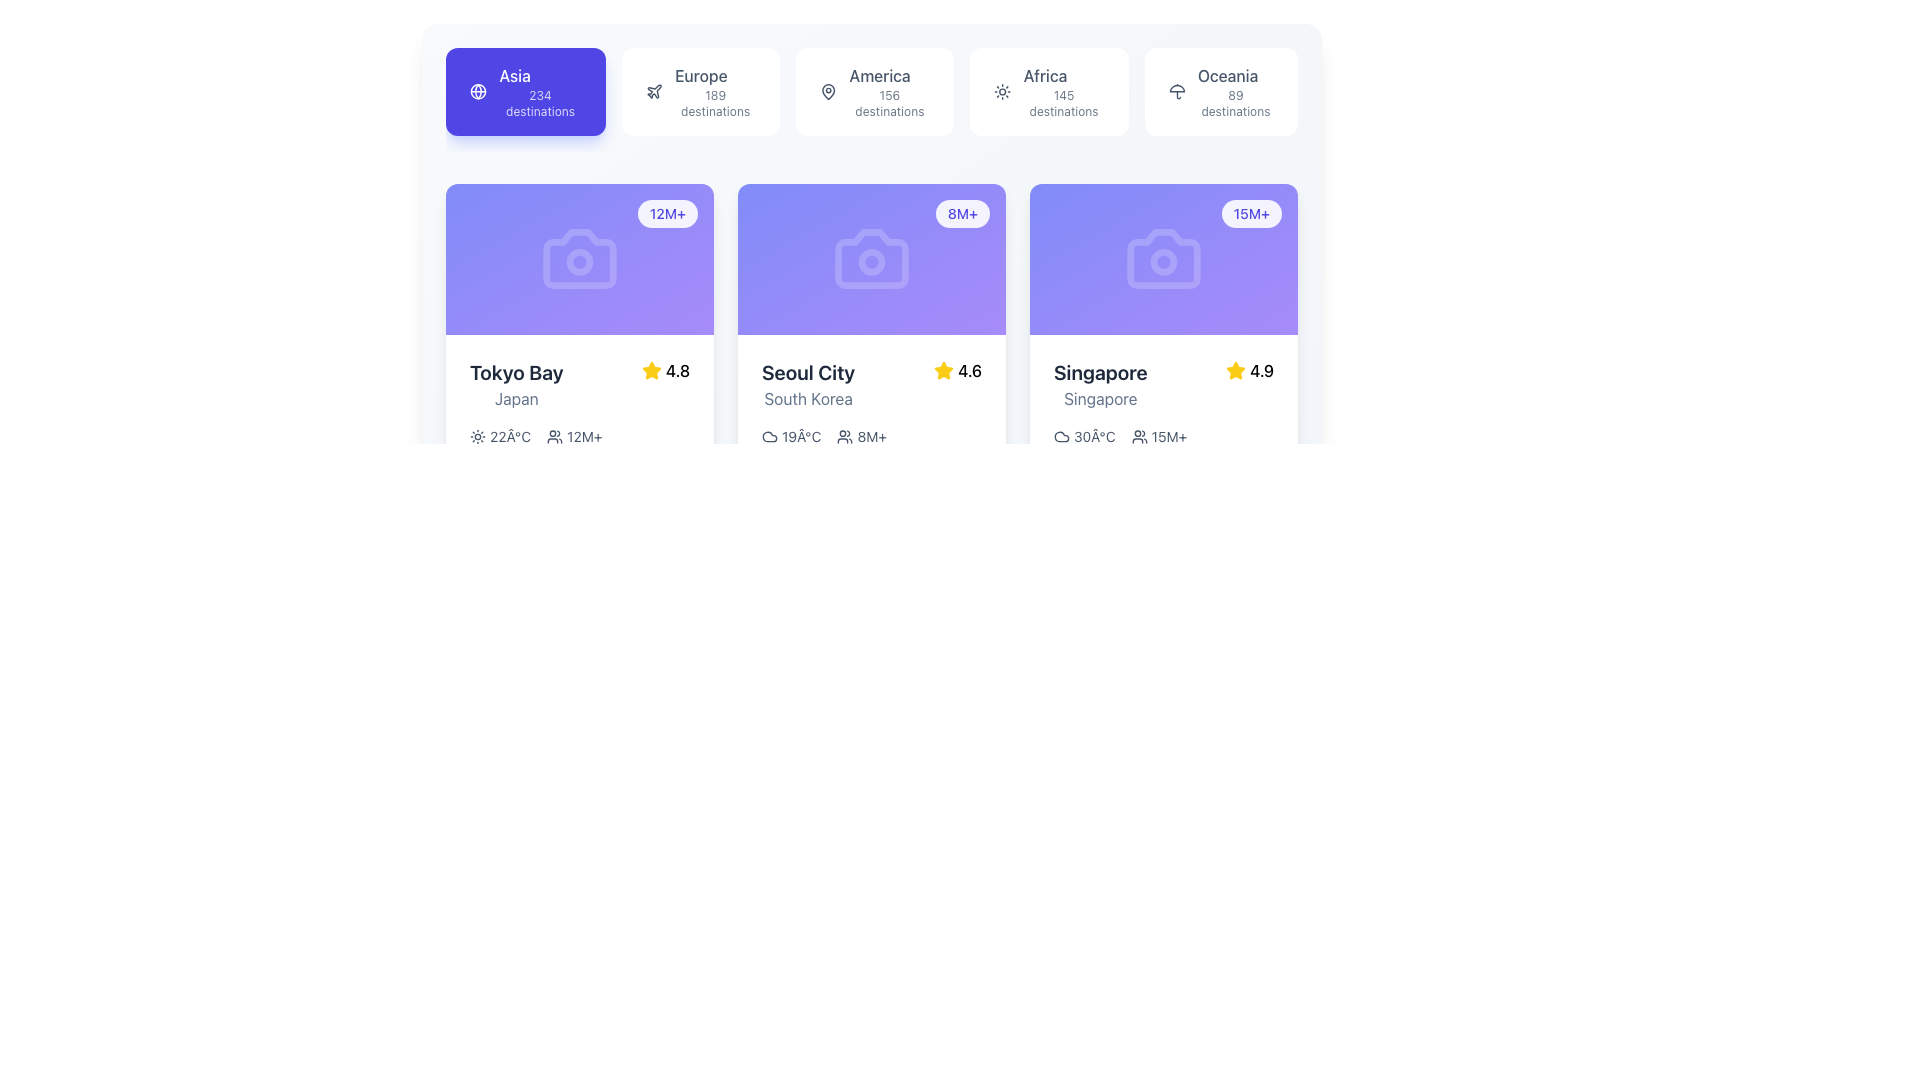  I want to click on the informational card about 'Singapore' to mark it as favorite or visit, which is the last card in the first row of a series of destination cards, so click(1163, 466).